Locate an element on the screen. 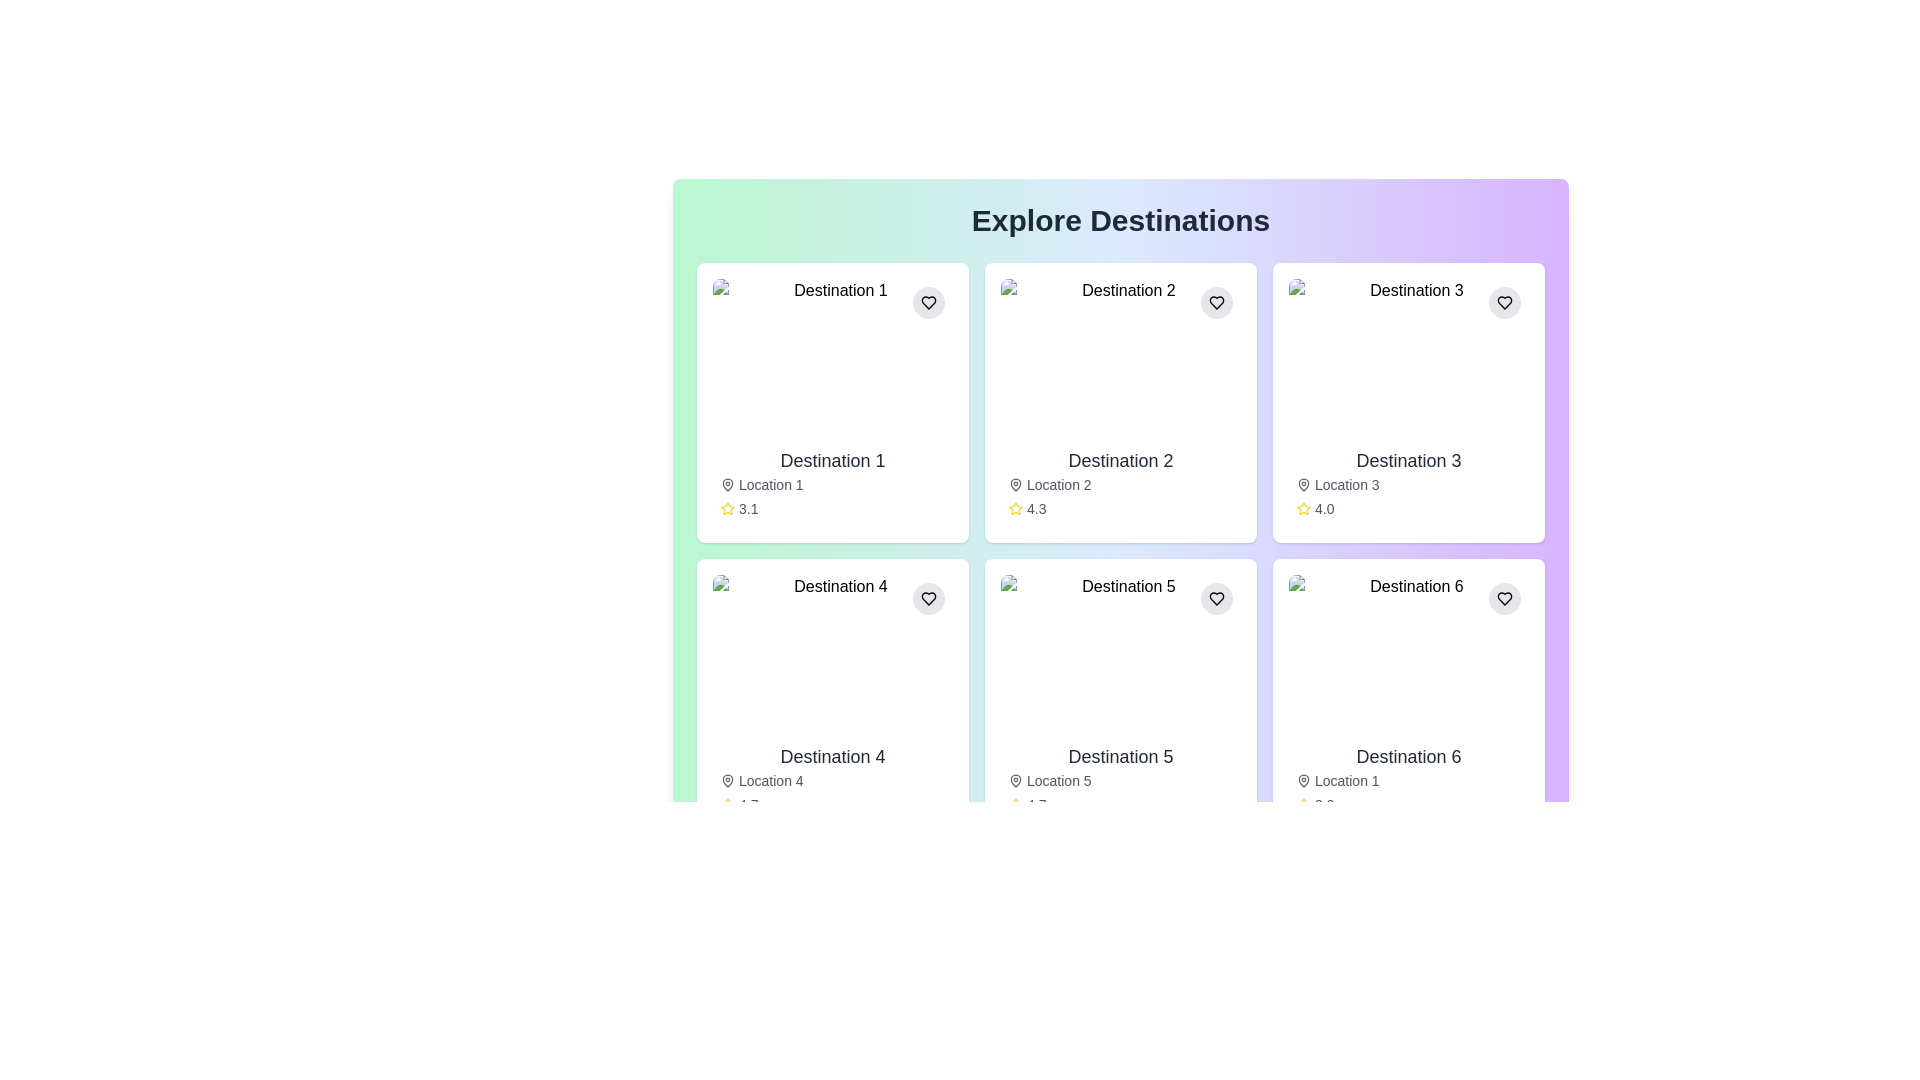 Image resolution: width=1920 pixels, height=1080 pixels. the rating icon next to the text '3.1' on the destination card located in the top-left corner of the grid layout is located at coordinates (727, 508).